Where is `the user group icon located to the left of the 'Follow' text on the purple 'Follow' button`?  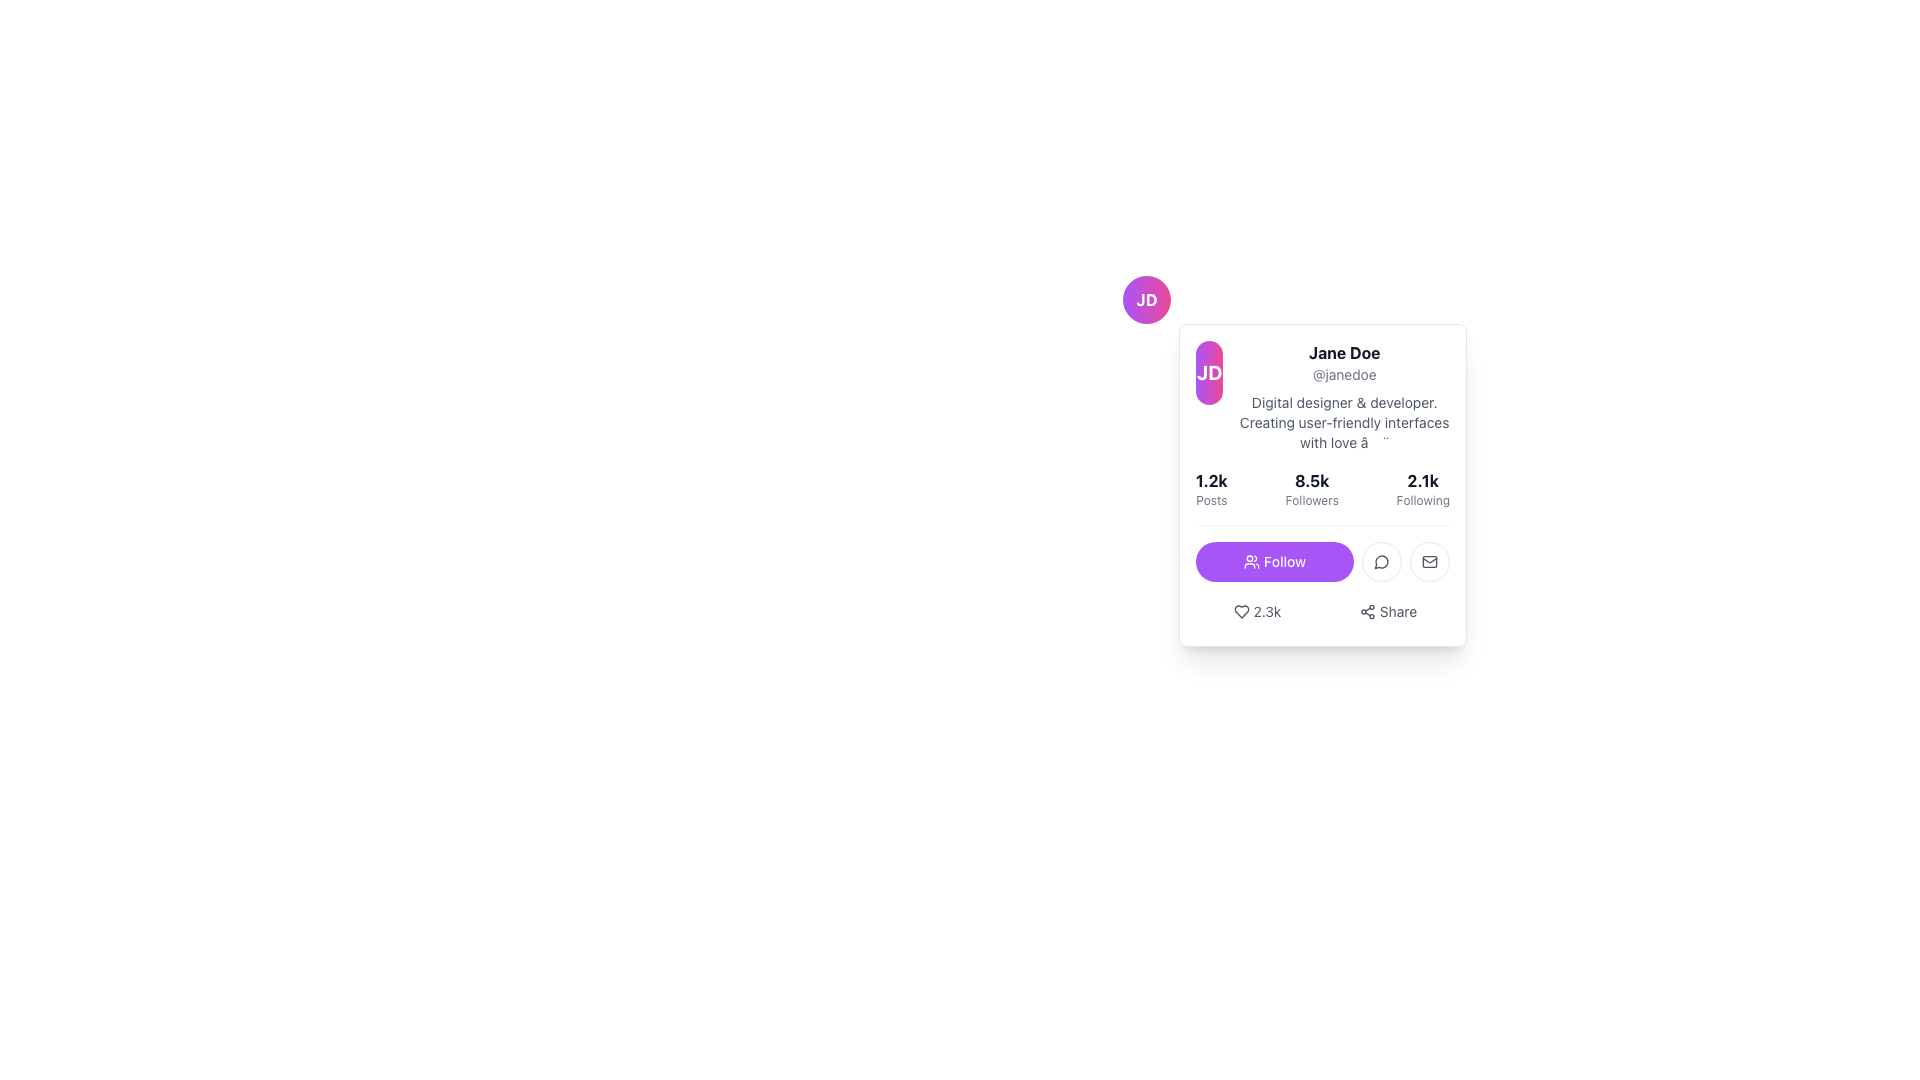 the user group icon located to the left of the 'Follow' text on the purple 'Follow' button is located at coordinates (1250, 562).